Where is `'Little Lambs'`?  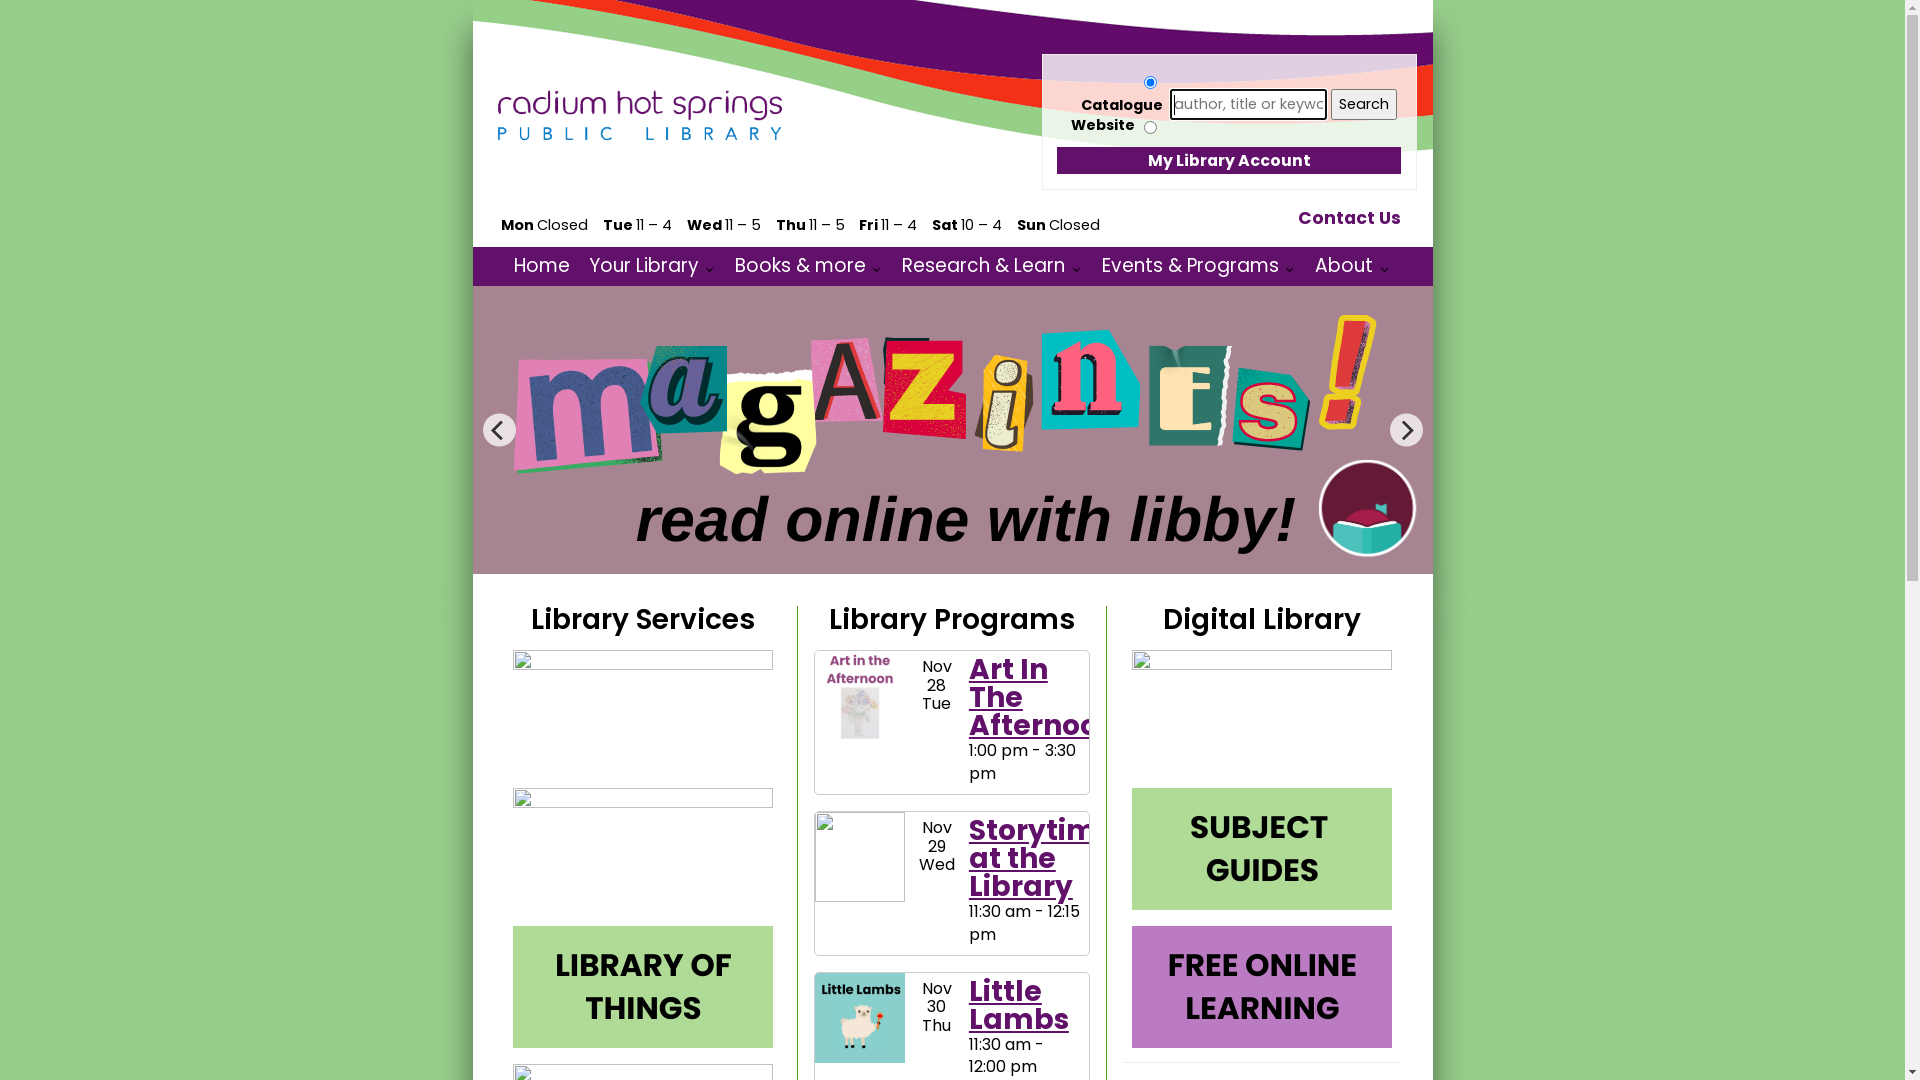 'Little Lambs' is located at coordinates (1018, 1005).